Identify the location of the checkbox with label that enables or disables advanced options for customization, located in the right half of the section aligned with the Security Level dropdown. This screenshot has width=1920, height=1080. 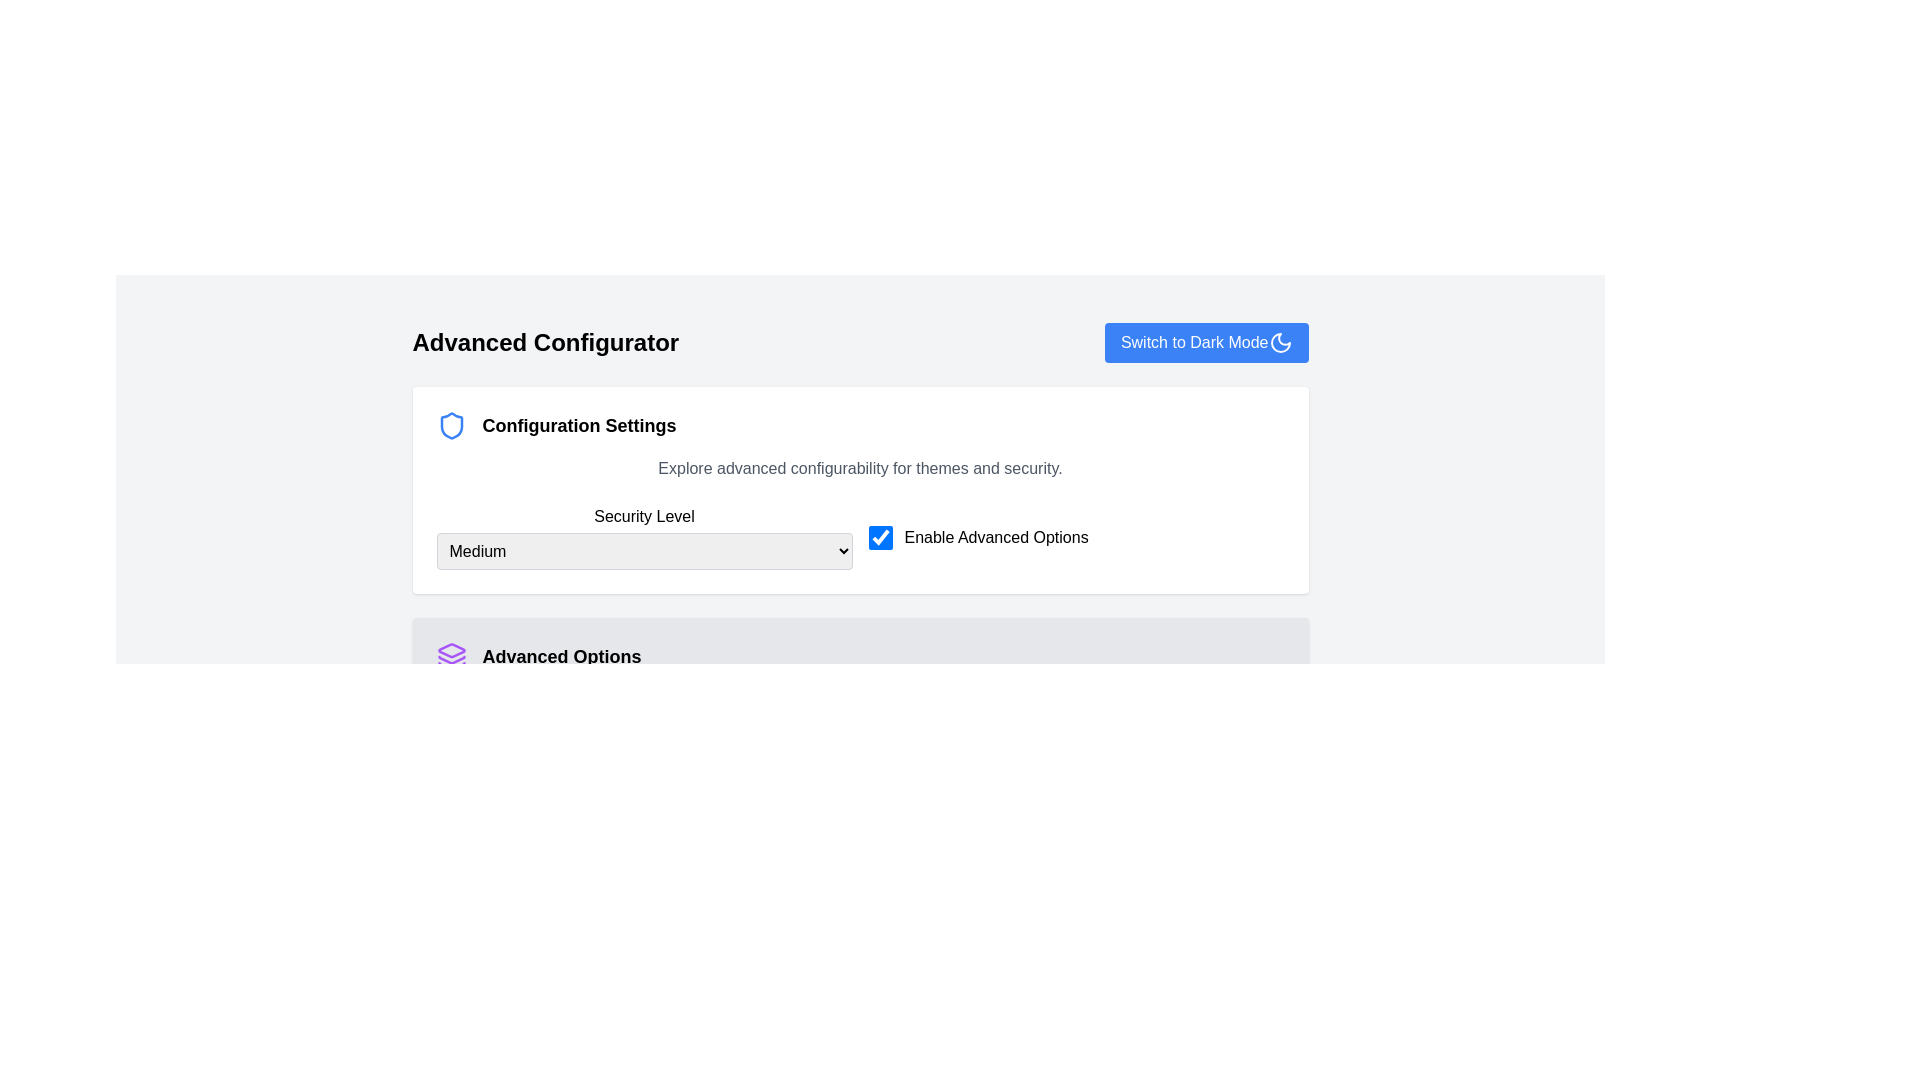
(1075, 536).